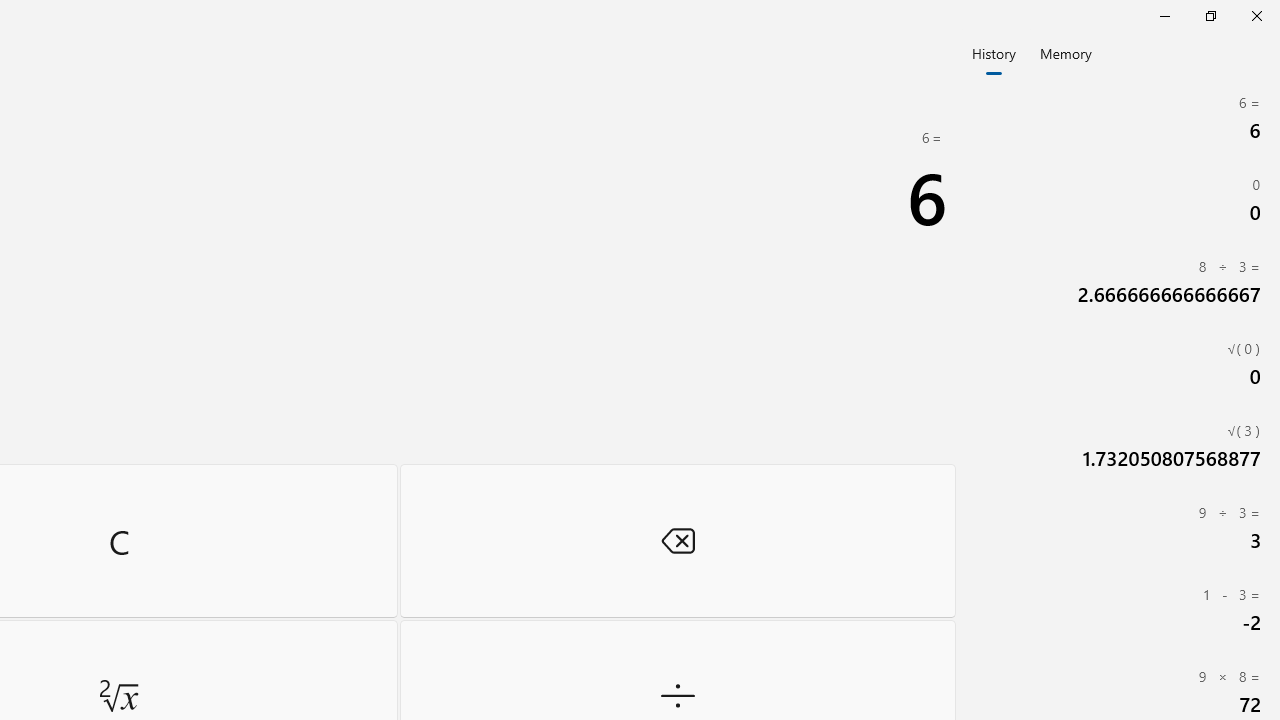 The image size is (1280, 720). Describe the element at coordinates (1120, 118) in the screenshot. I see `'6= 6'` at that location.